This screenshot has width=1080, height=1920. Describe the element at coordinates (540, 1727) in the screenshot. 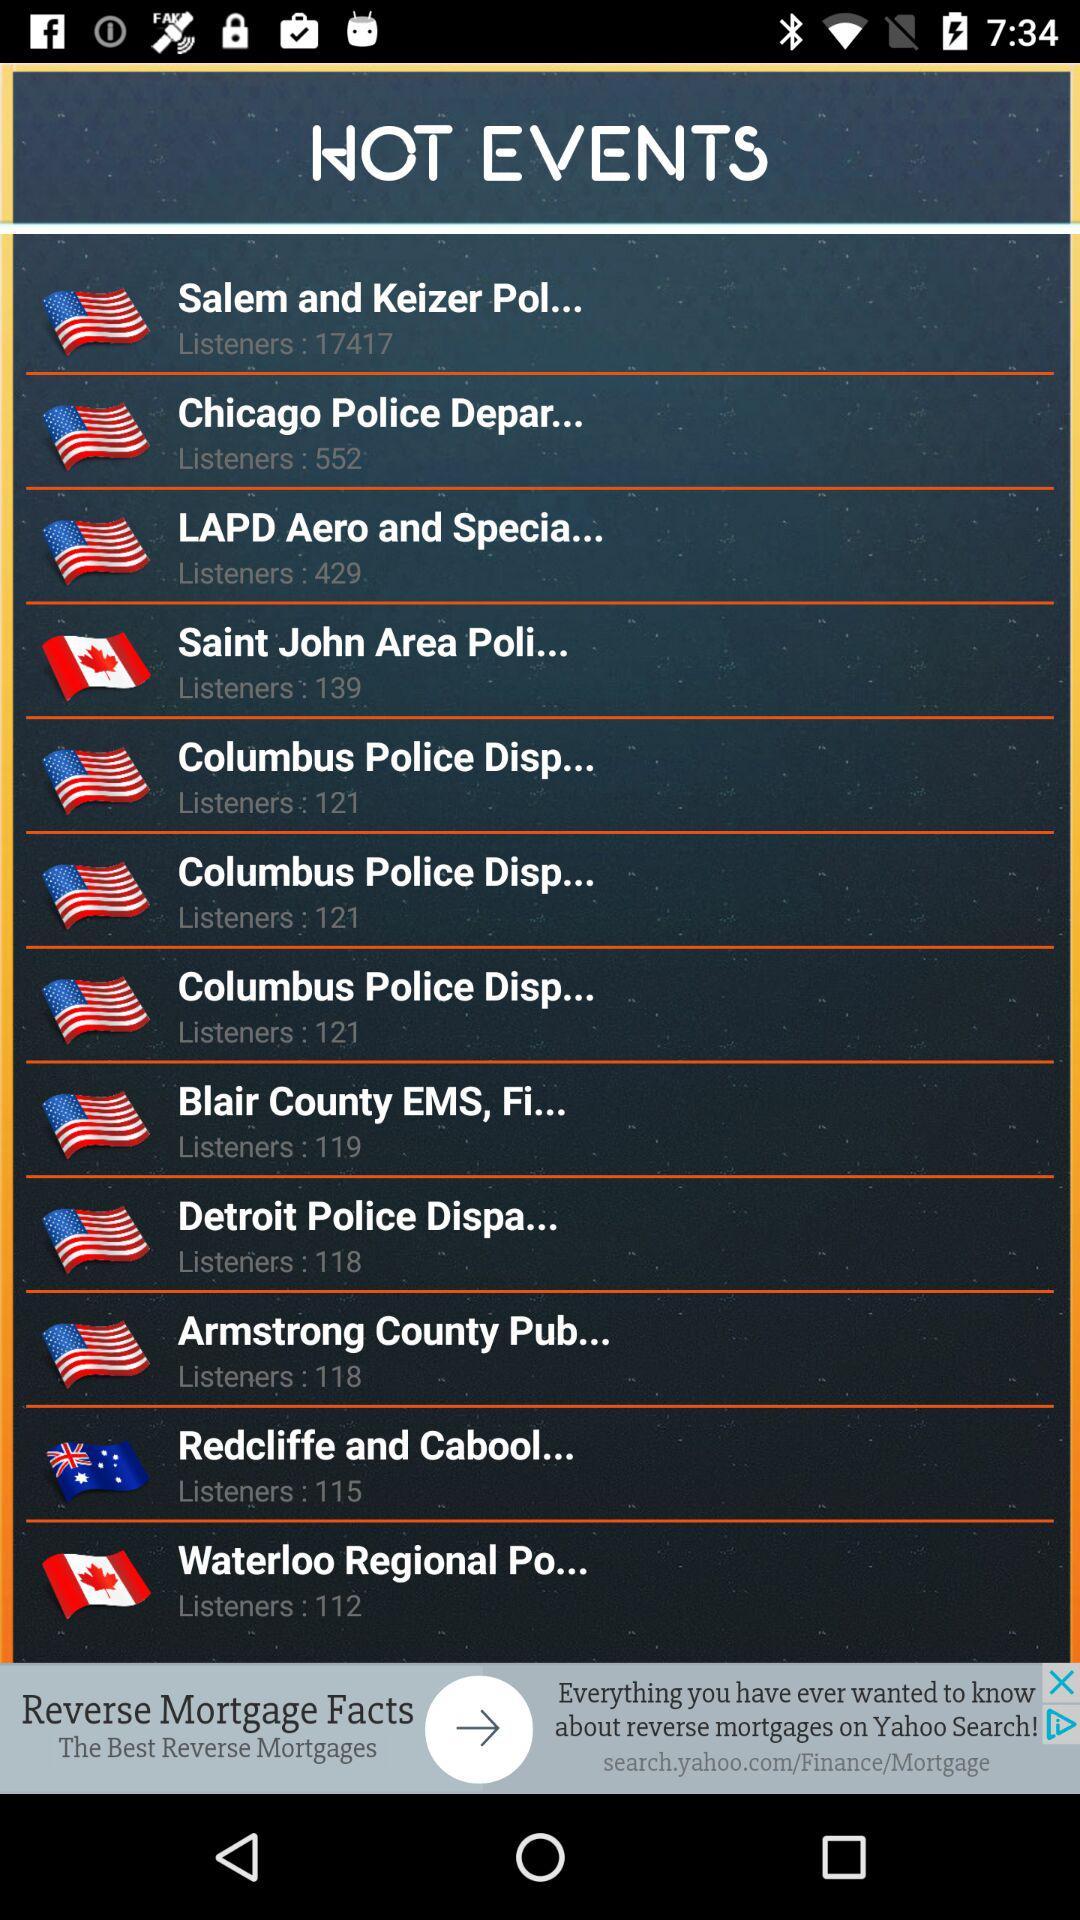

I see `advertisement for reverse mortgage` at that location.